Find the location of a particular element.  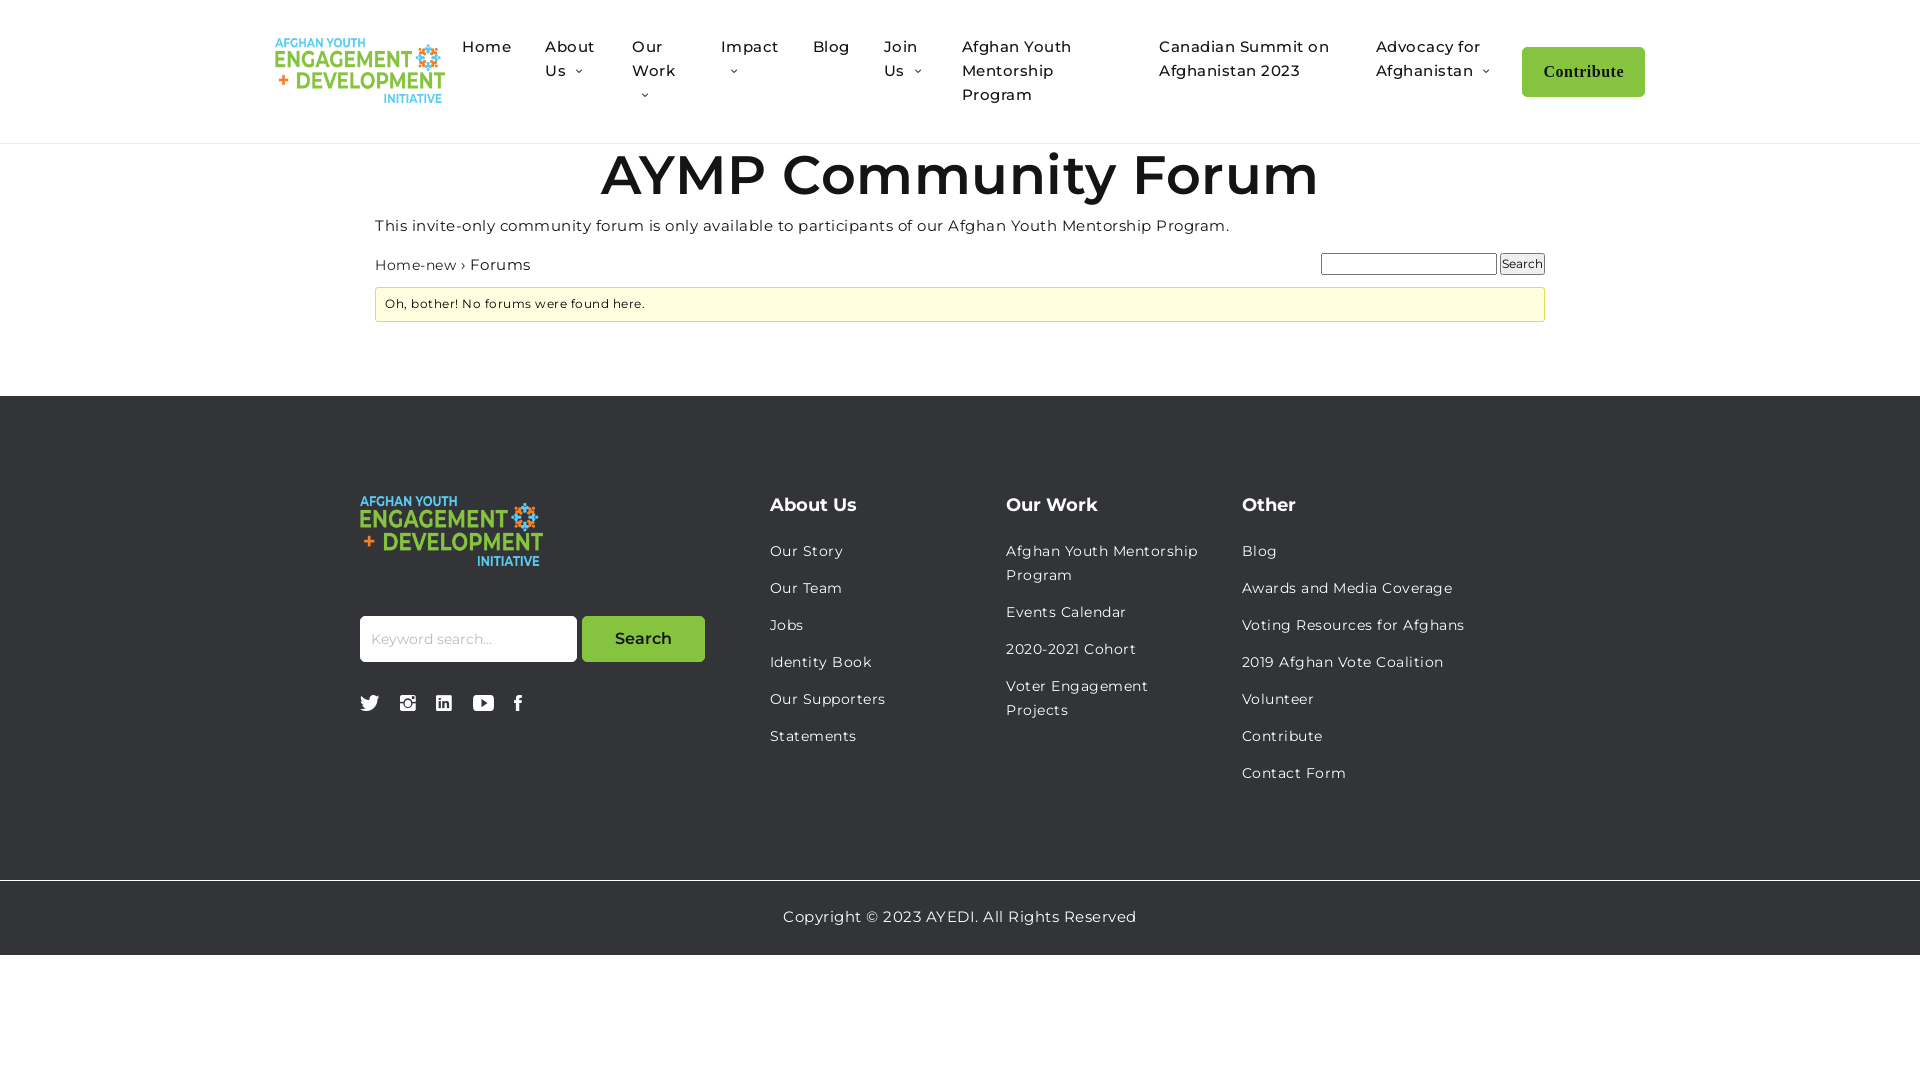

'Volunteer' is located at coordinates (1277, 697).